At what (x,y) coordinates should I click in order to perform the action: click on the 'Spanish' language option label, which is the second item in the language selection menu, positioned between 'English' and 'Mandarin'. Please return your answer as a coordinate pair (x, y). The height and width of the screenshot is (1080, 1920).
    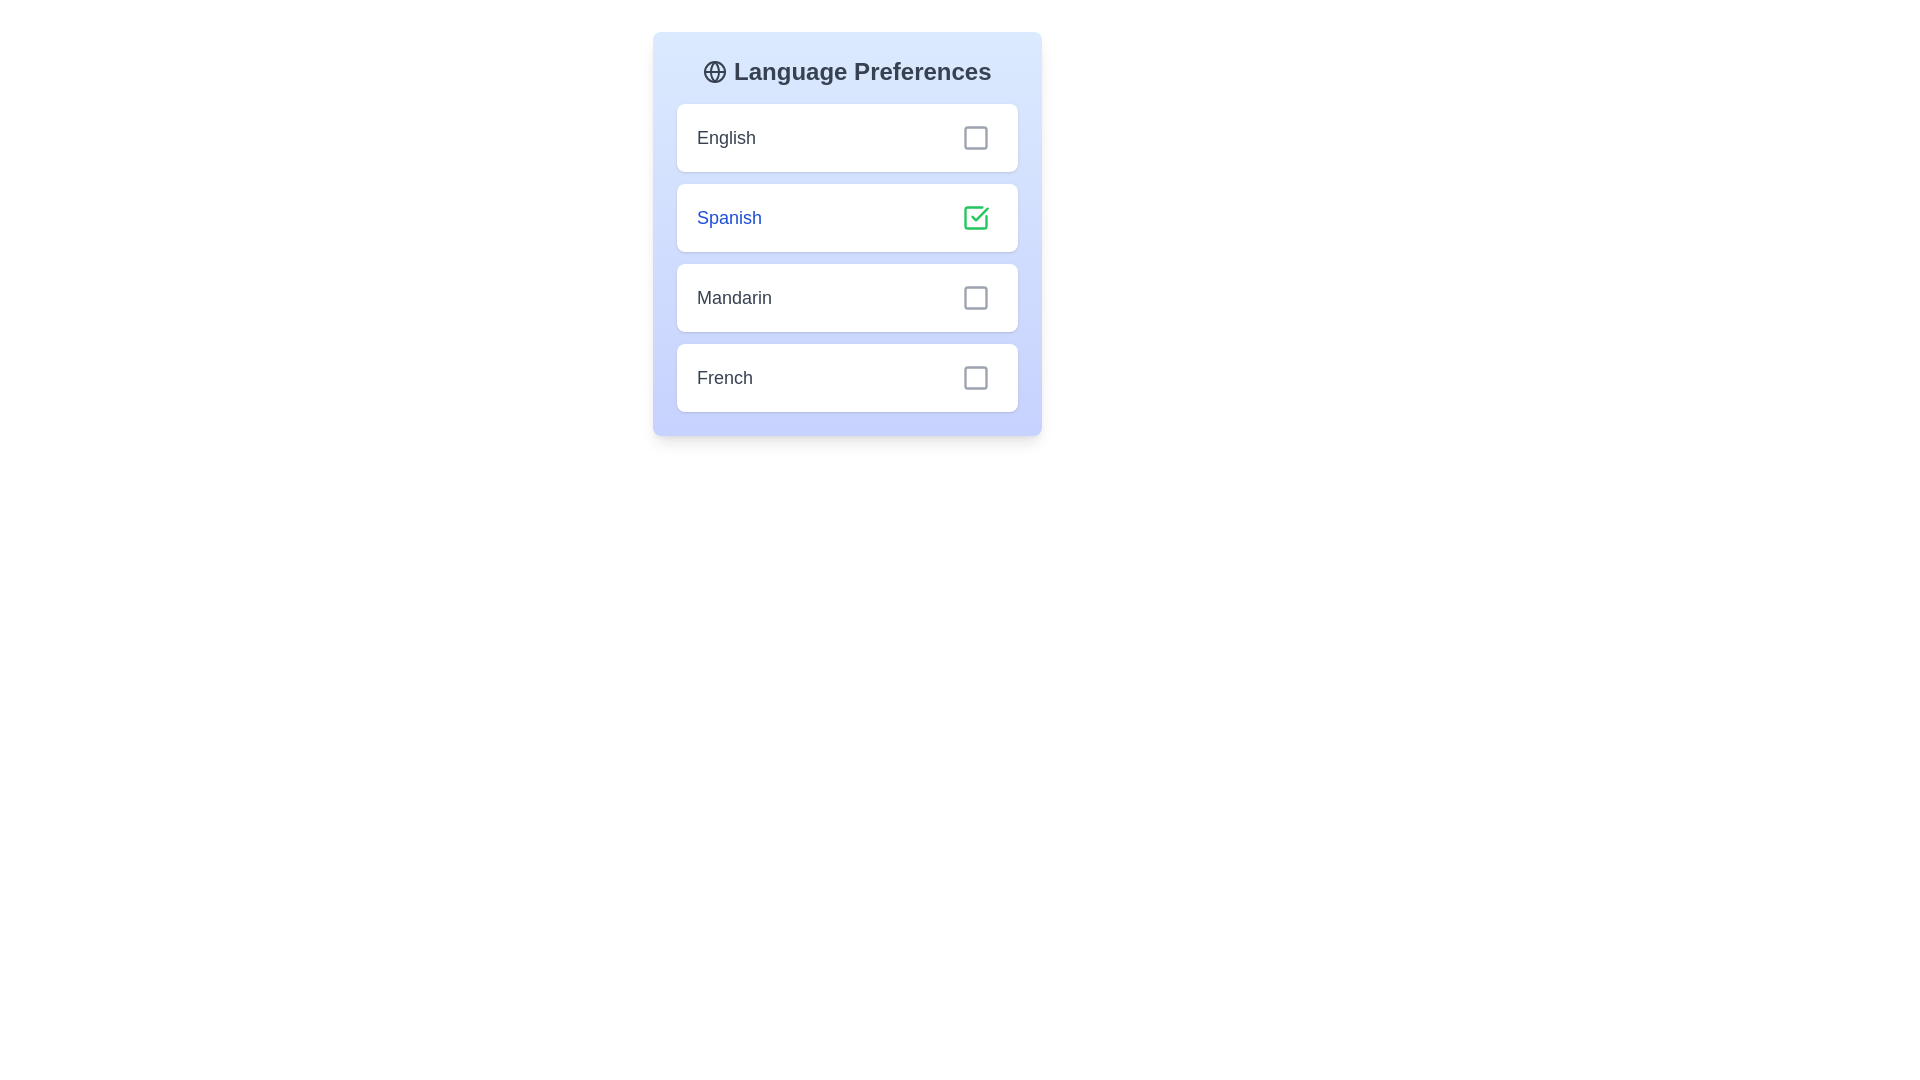
    Looking at the image, I should click on (728, 218).